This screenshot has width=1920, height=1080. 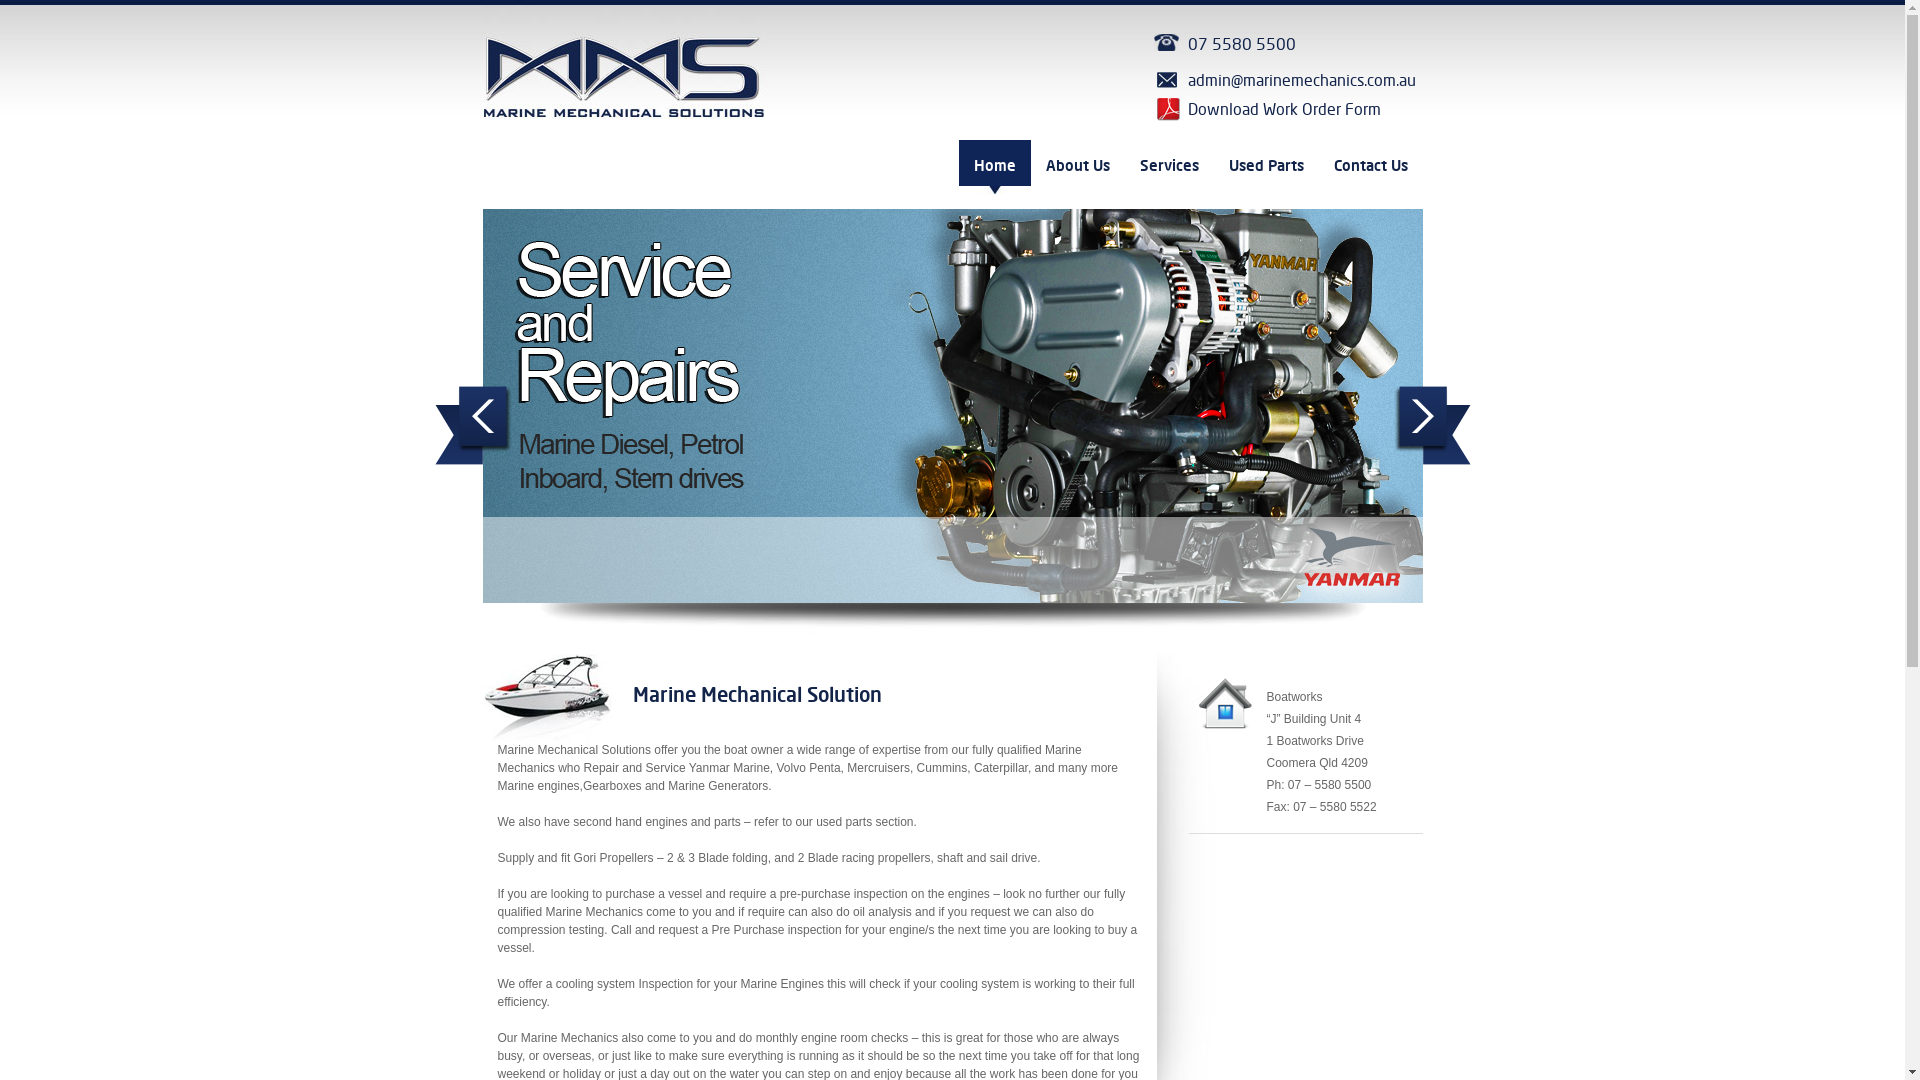 I want to click on 'Contact Us', so click(x=1368, y=165).